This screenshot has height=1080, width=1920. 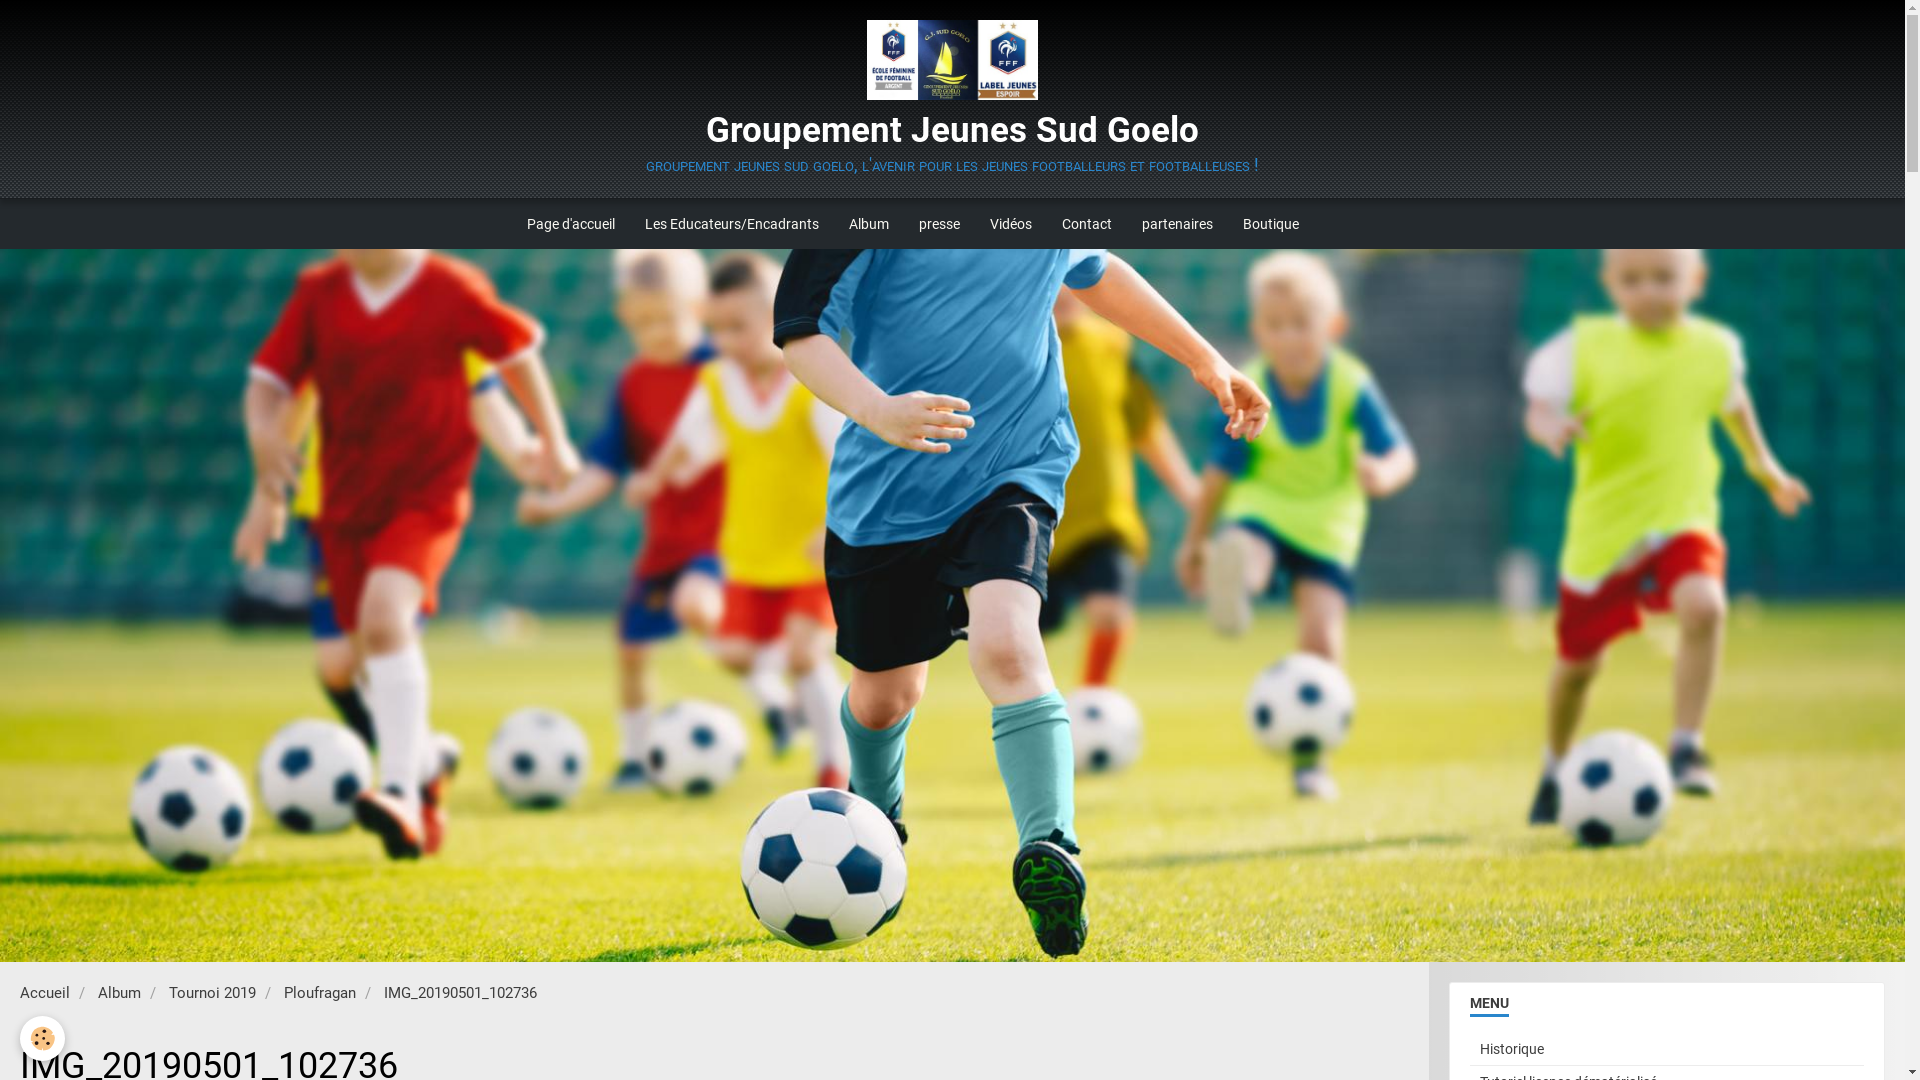 I want to click on 'Historique', so click(x=1666, y=1048).